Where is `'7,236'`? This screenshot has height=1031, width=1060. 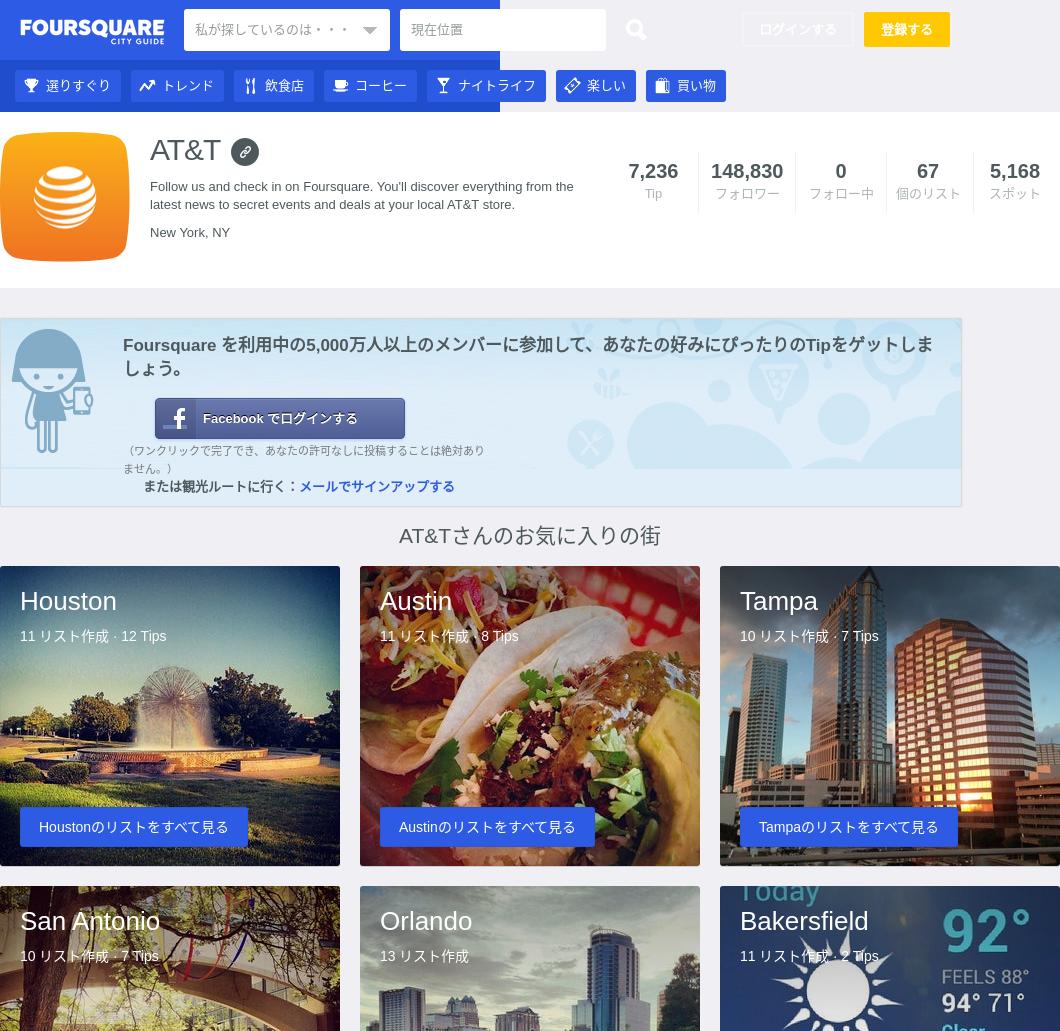 '7,236' is located at coordinates (652, 170).